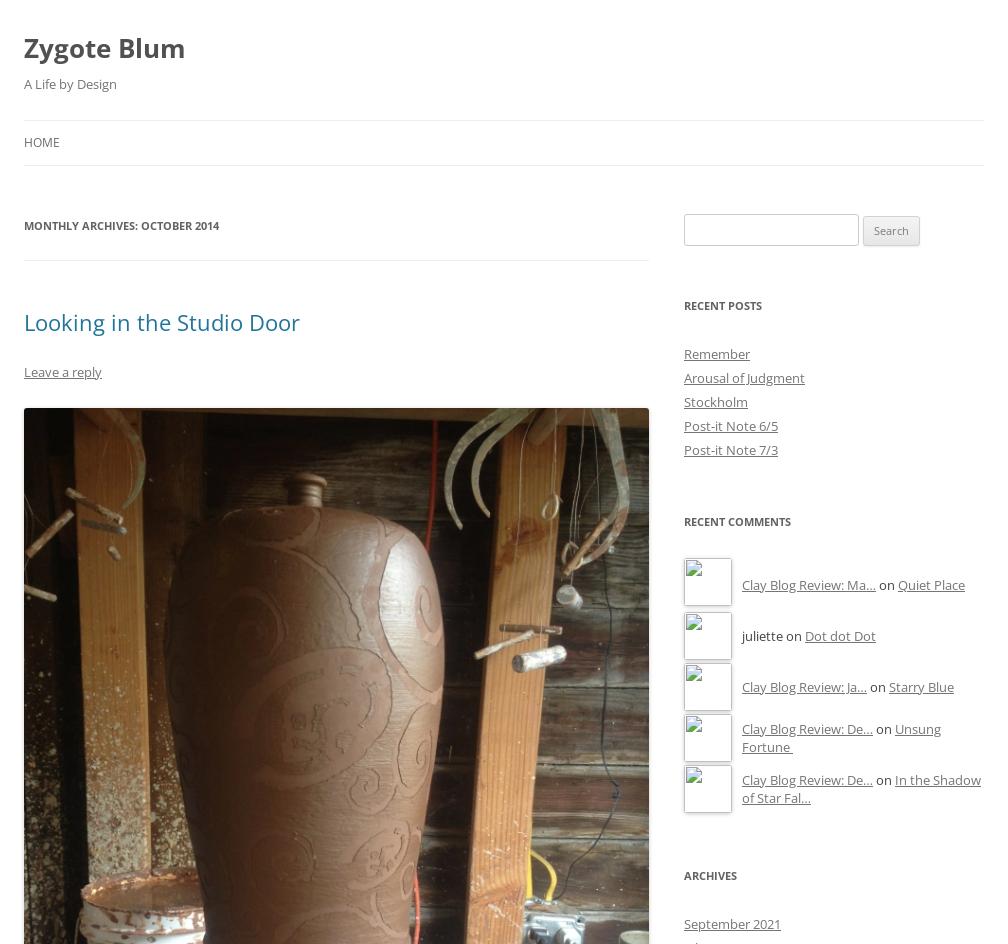  What do you see at coordinates (684, 354) in the screenshot?
I see `'Remember'` at bounding box center [684, 354].